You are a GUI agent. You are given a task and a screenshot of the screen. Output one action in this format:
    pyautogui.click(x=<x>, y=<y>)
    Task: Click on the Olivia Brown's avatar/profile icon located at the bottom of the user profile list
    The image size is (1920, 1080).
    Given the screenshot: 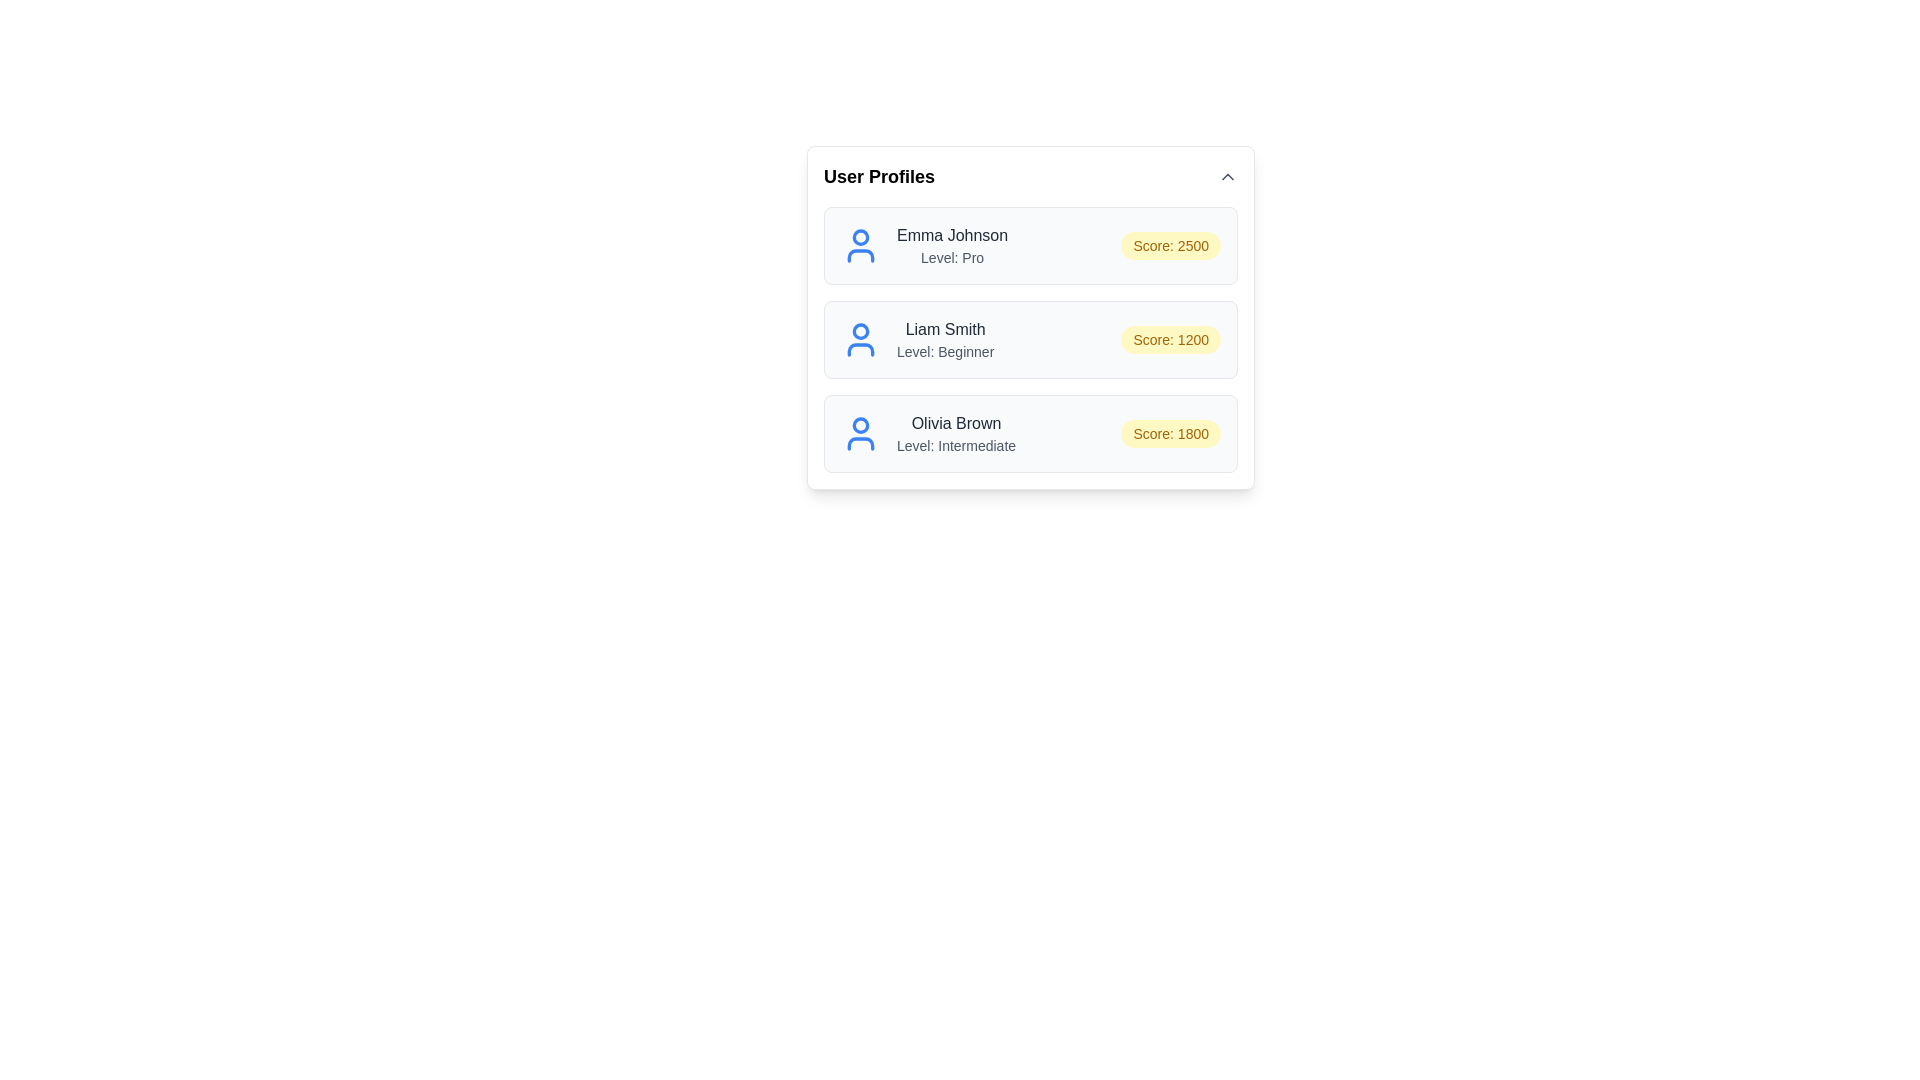 What is the action you would take?
    pyautogui.click(x=860, y=433)
    